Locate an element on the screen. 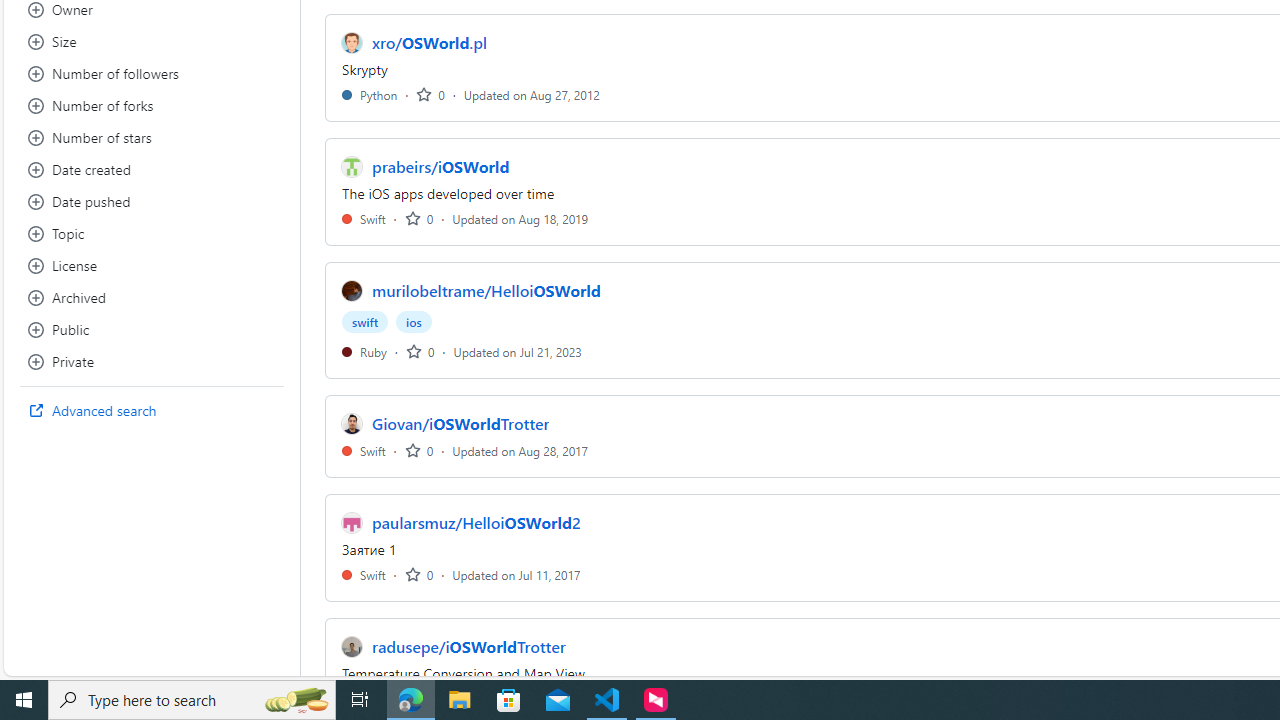 The image size is (1280, 720). 'prabeirs/iOSWorld' is located at coordinates (439, 166).